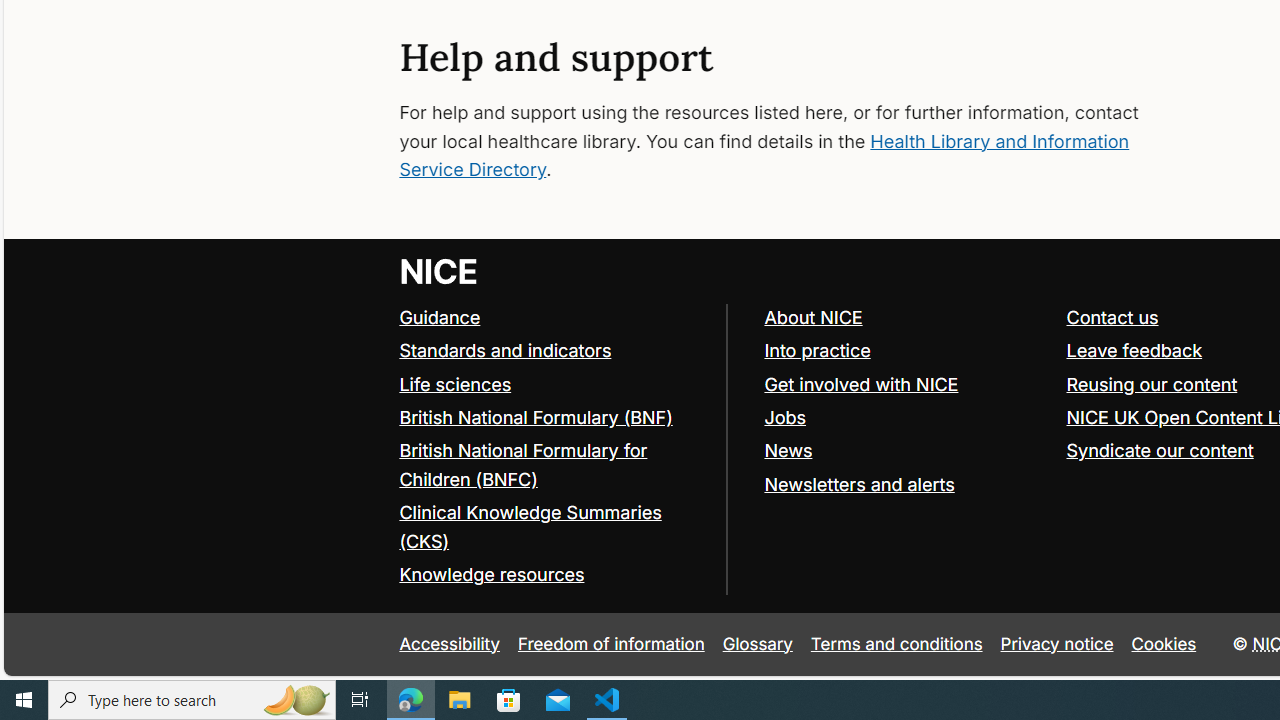 This screenshot has width=1280, height=720. Describe the element at coordinates (787, 451) in the screenshot. I see `'News'` at that location.